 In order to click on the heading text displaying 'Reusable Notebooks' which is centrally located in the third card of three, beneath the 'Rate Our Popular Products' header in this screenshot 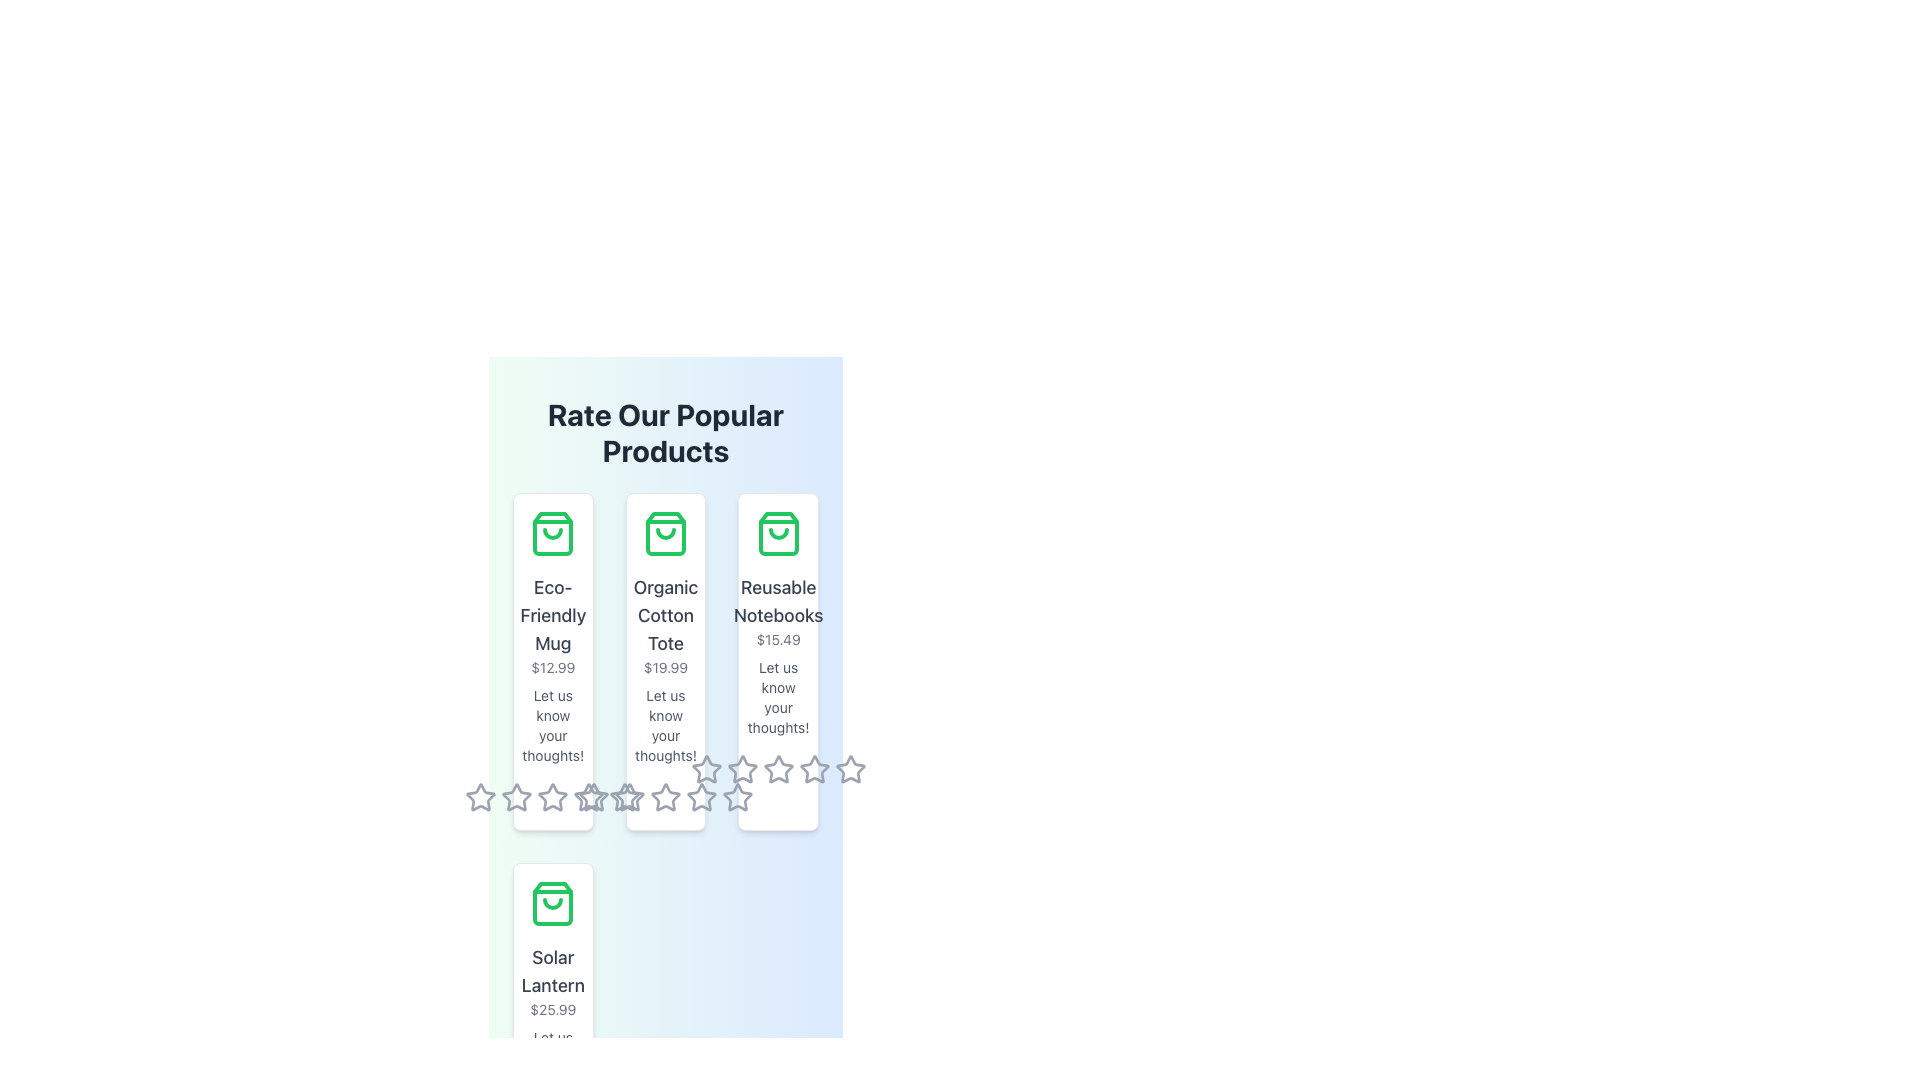, I will do `click(777, 600)`.